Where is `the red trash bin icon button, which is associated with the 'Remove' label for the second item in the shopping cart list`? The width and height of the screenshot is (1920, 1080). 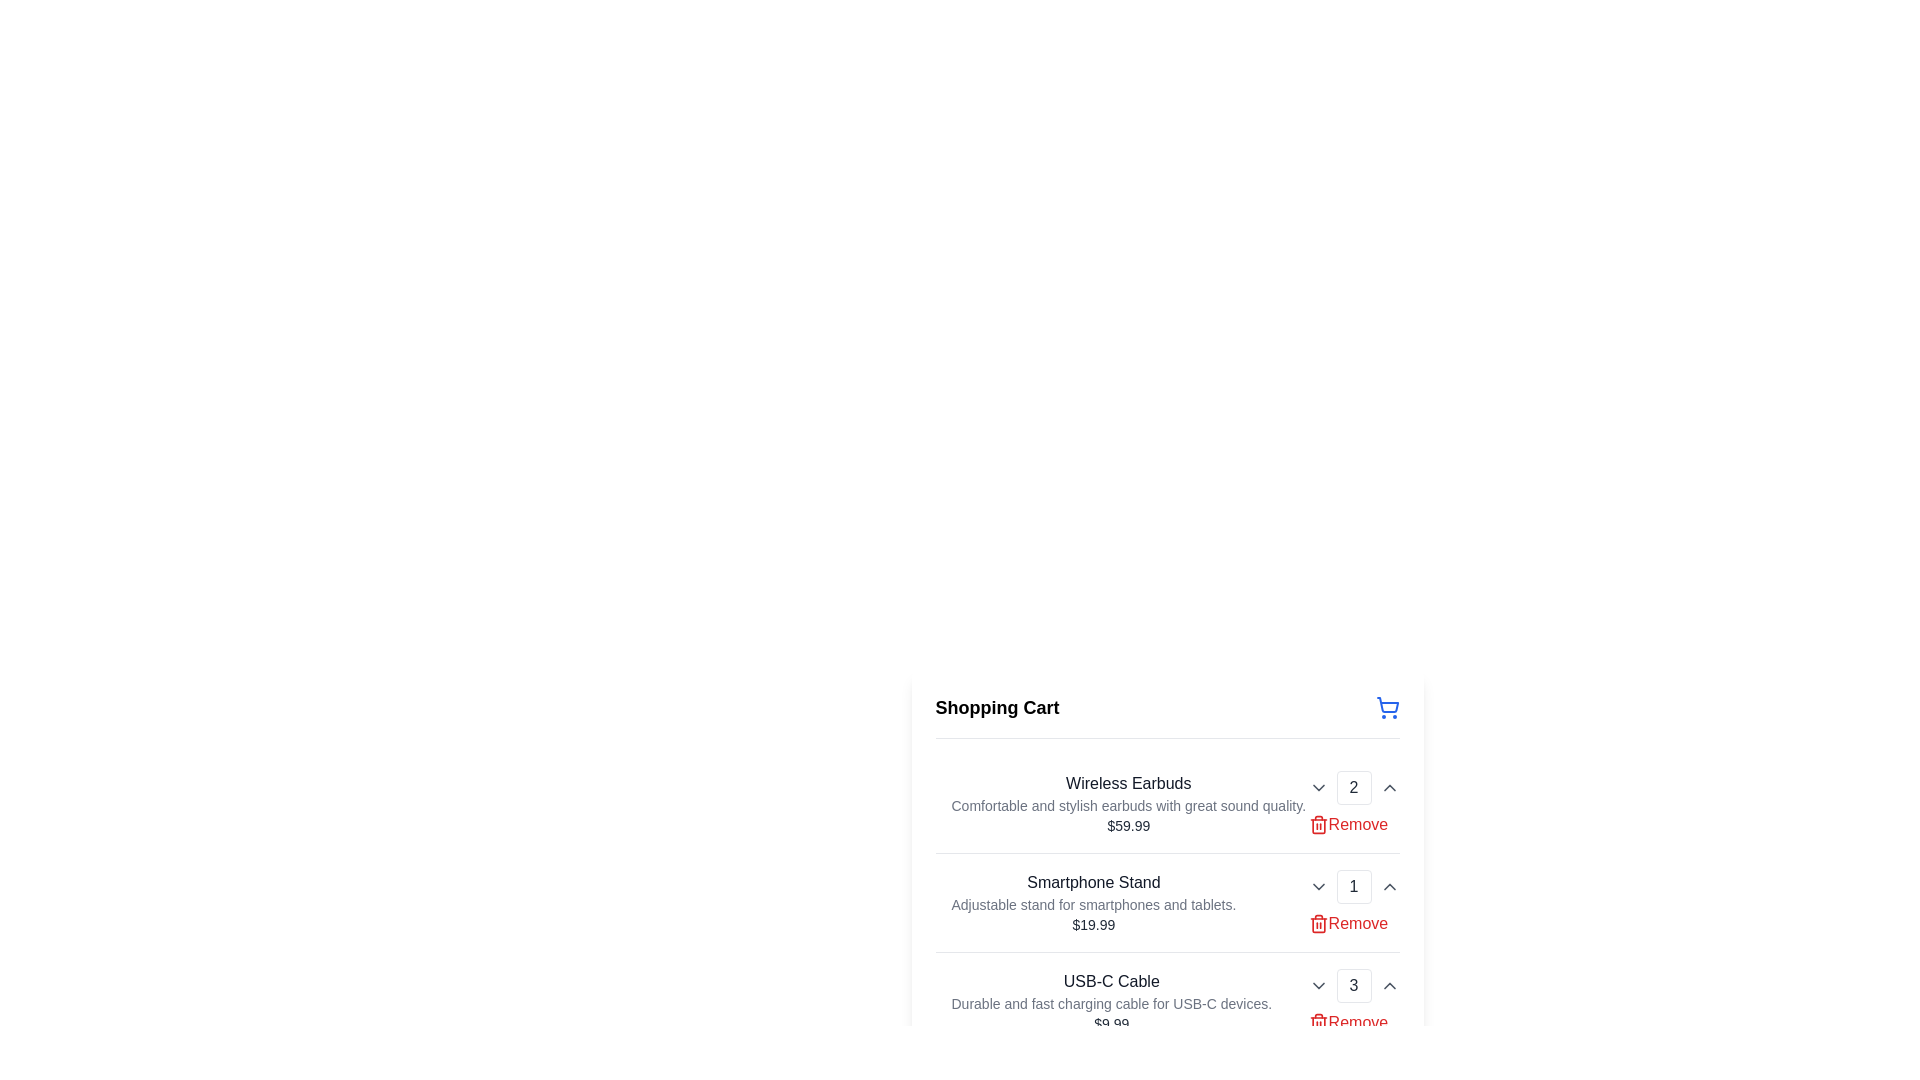 the red trash bin icon button, which is associated with the 'Remove' label for the second item in the shopping cart list is located at coordinates (1318, 924).